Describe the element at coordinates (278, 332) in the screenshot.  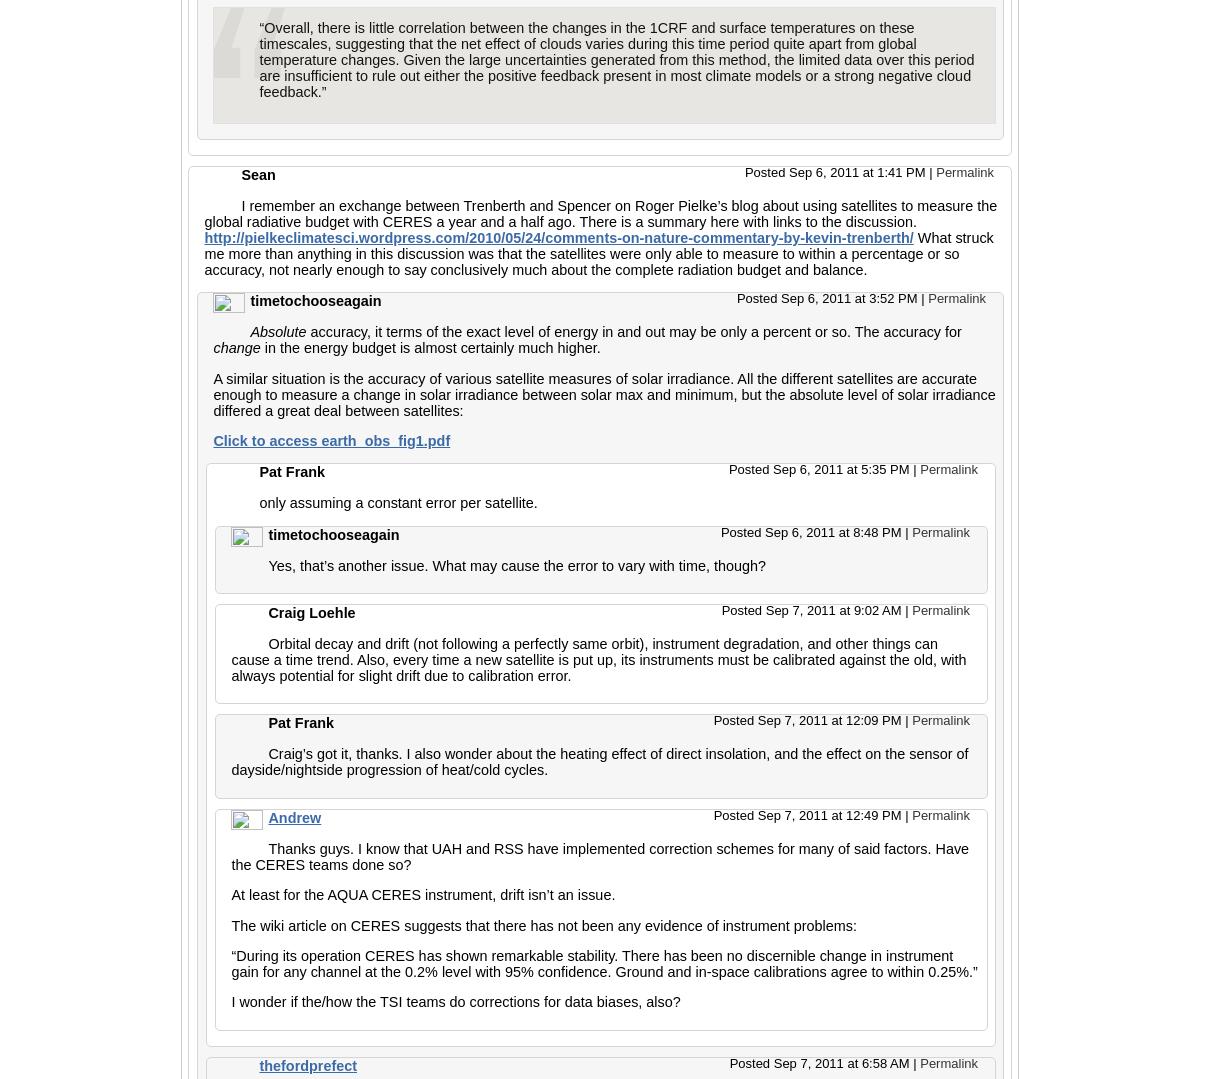
I see `'Absolute'` at that location.